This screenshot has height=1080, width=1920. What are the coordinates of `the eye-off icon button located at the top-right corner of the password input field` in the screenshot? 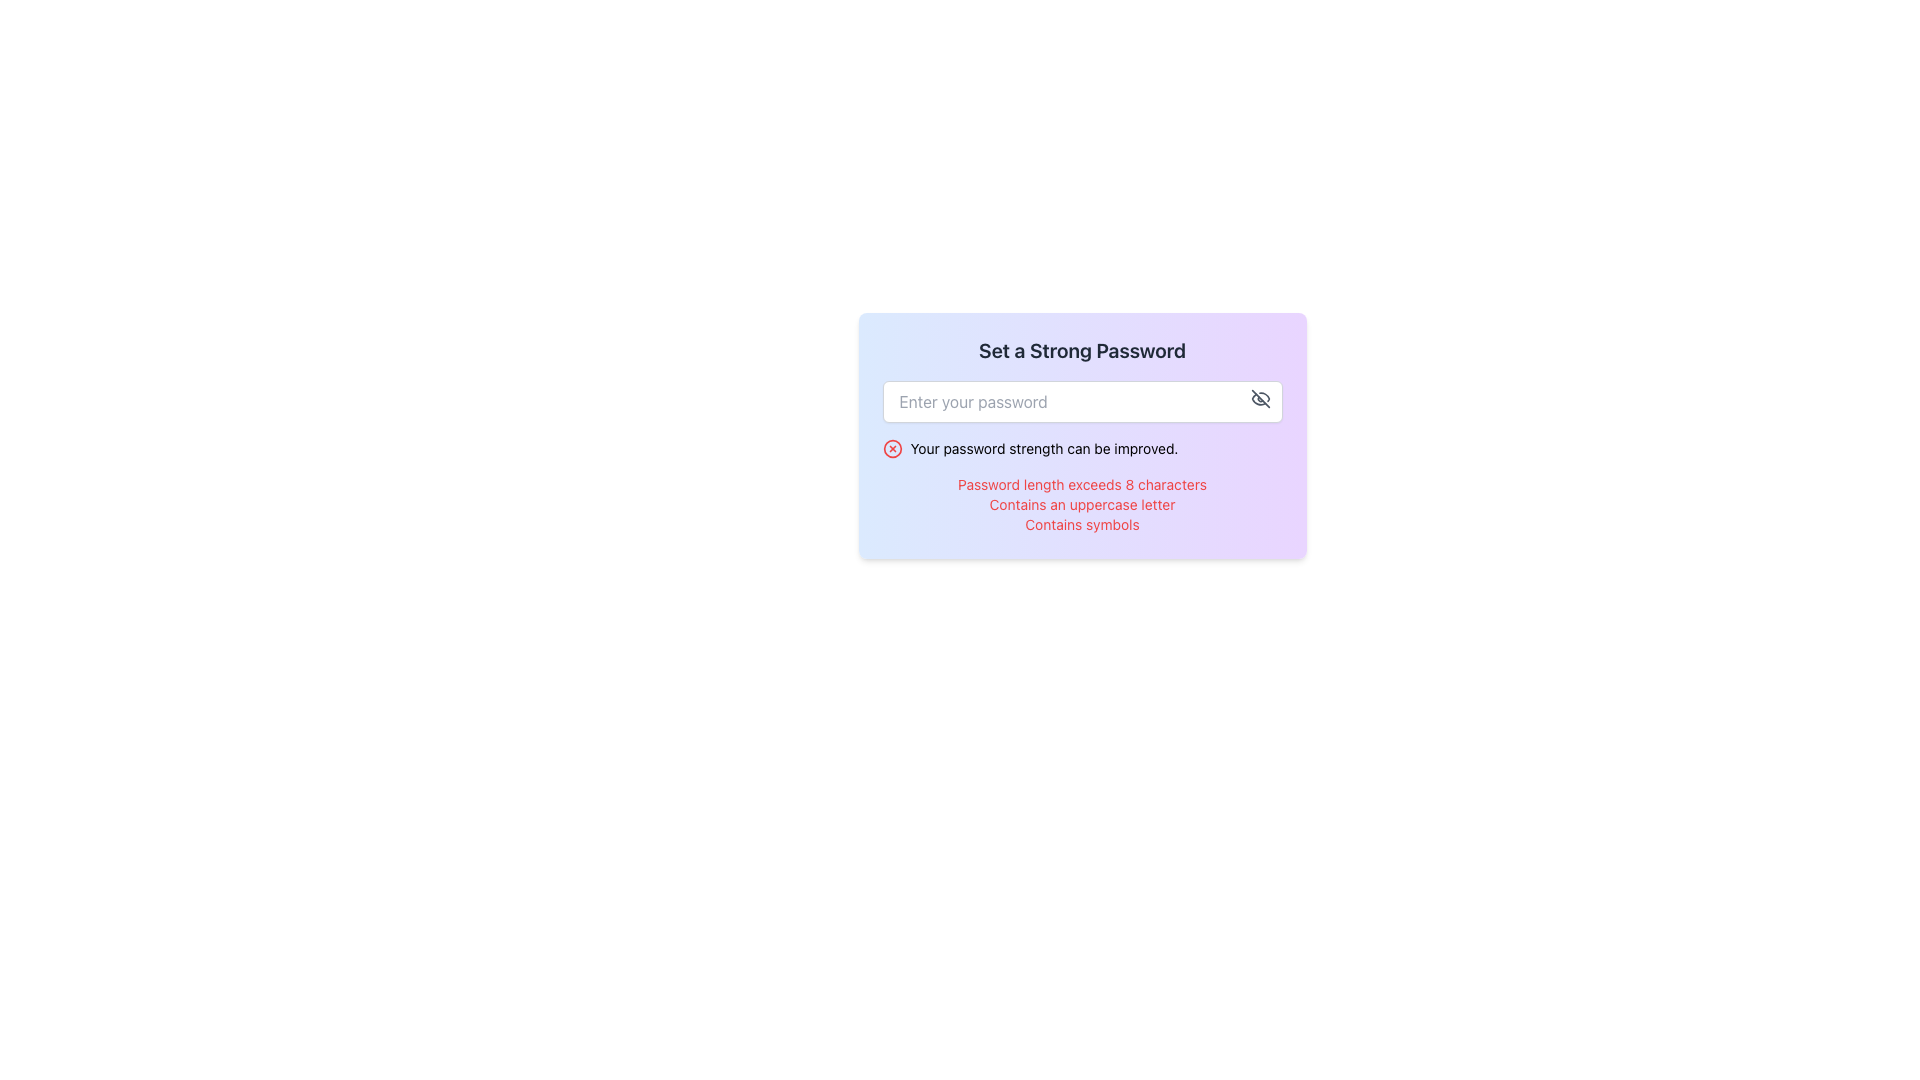 It's located at (1259, 398).